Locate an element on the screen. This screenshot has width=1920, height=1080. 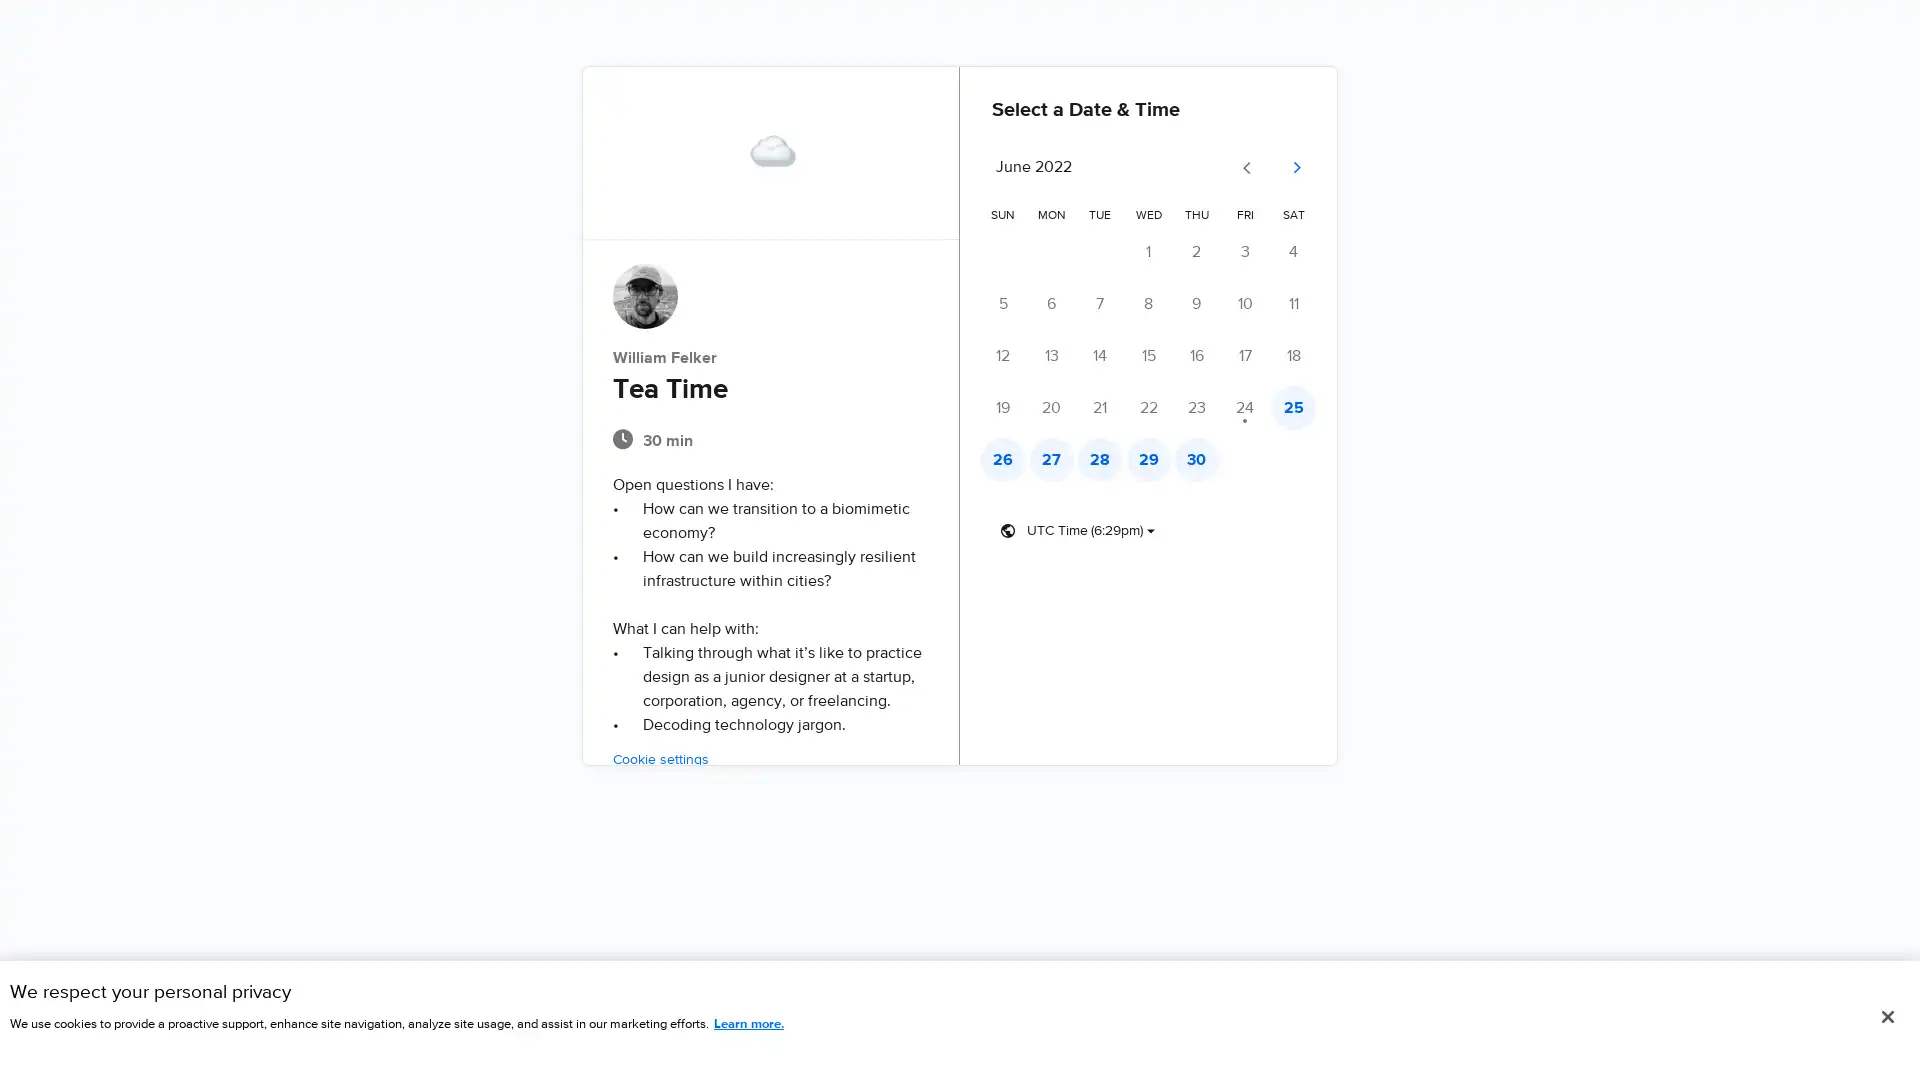
Timezone dropdown button is located at coordinates (1077, 530).